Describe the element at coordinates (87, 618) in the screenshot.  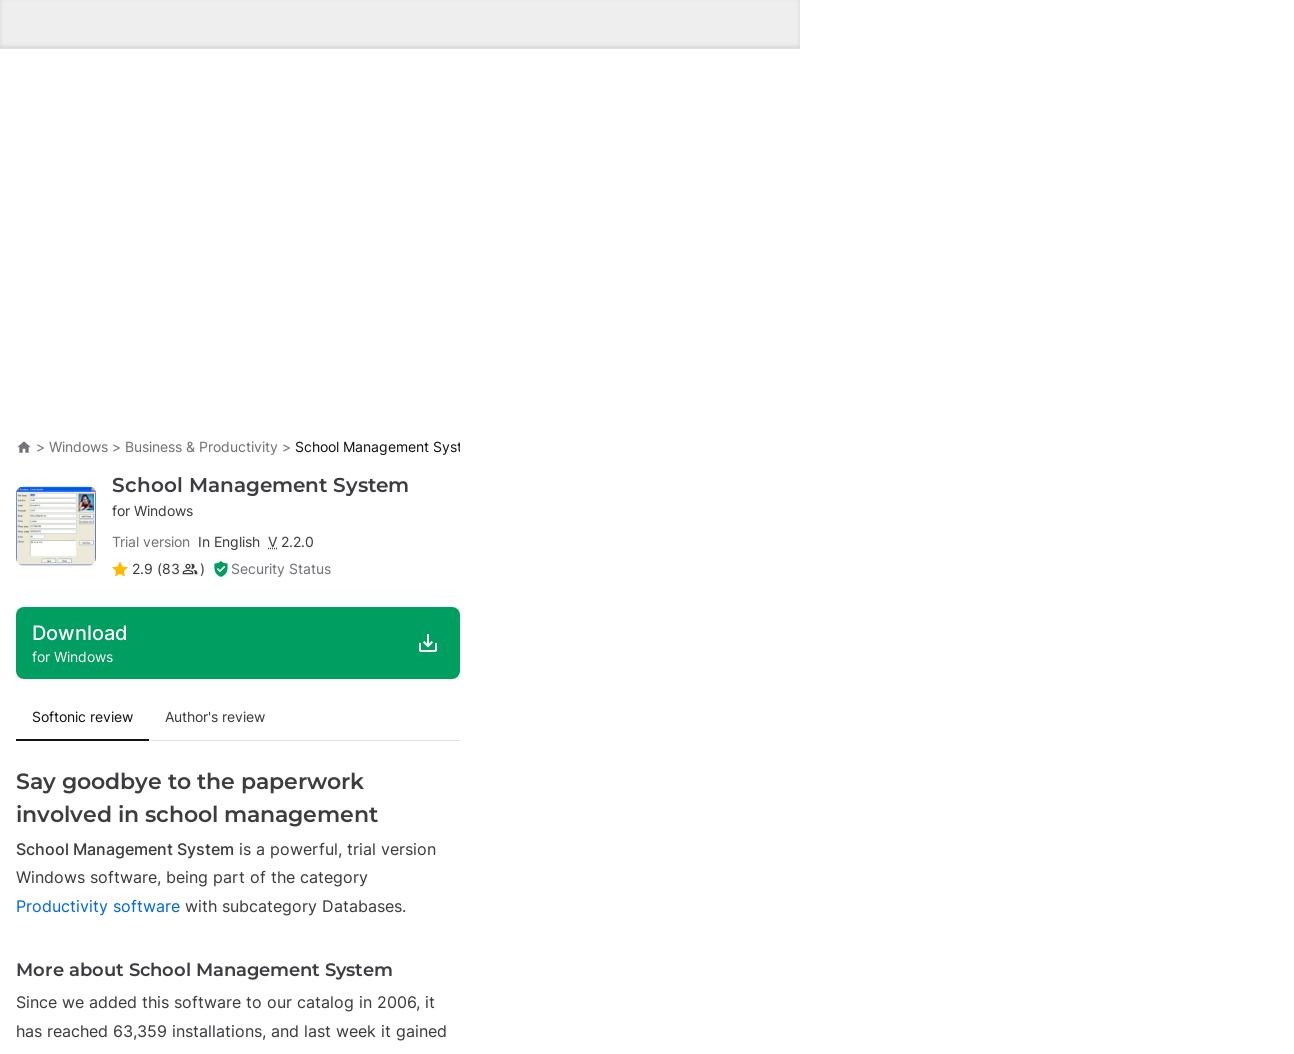
I see `'Related Articles'` at that location.